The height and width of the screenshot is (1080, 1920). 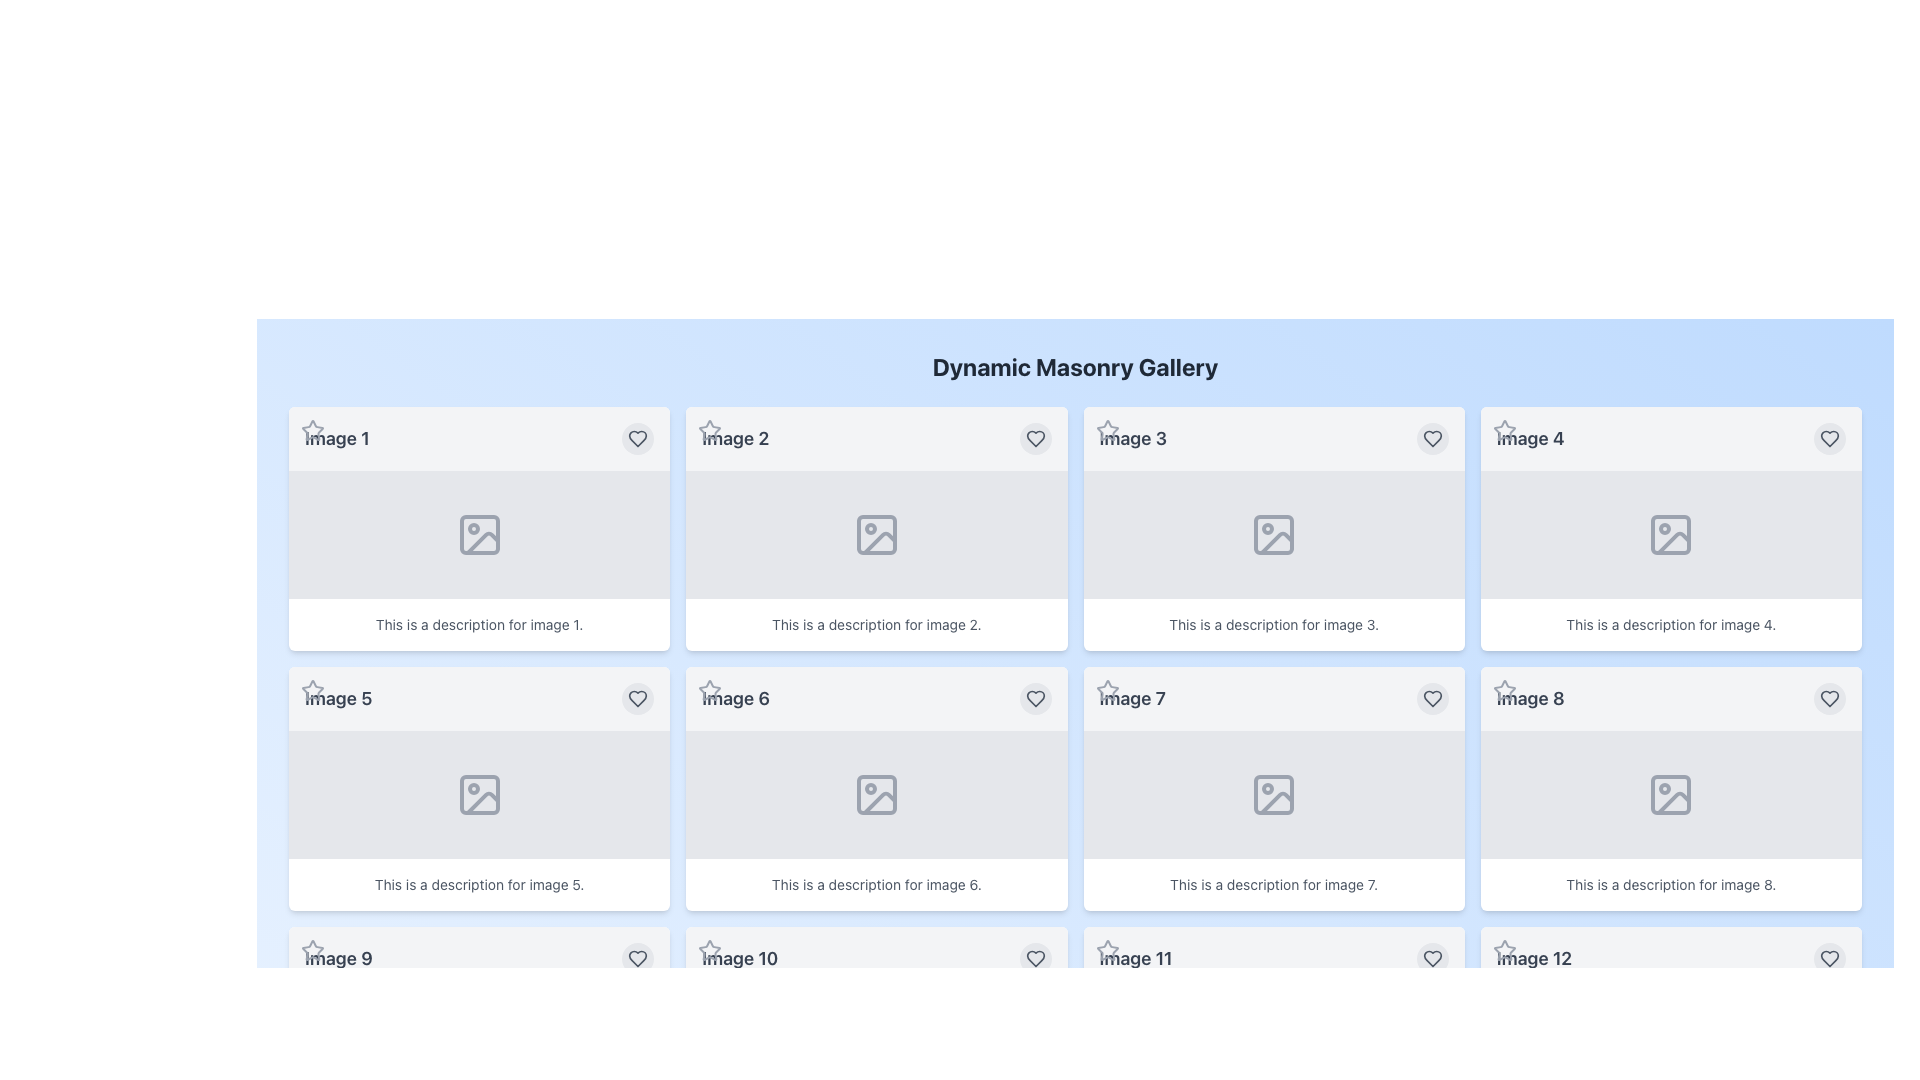 I want to click on text description provided by the text label located in the fourth box of the top row, underneath the 'Image 4' heading, so click(x=1671, y=623).